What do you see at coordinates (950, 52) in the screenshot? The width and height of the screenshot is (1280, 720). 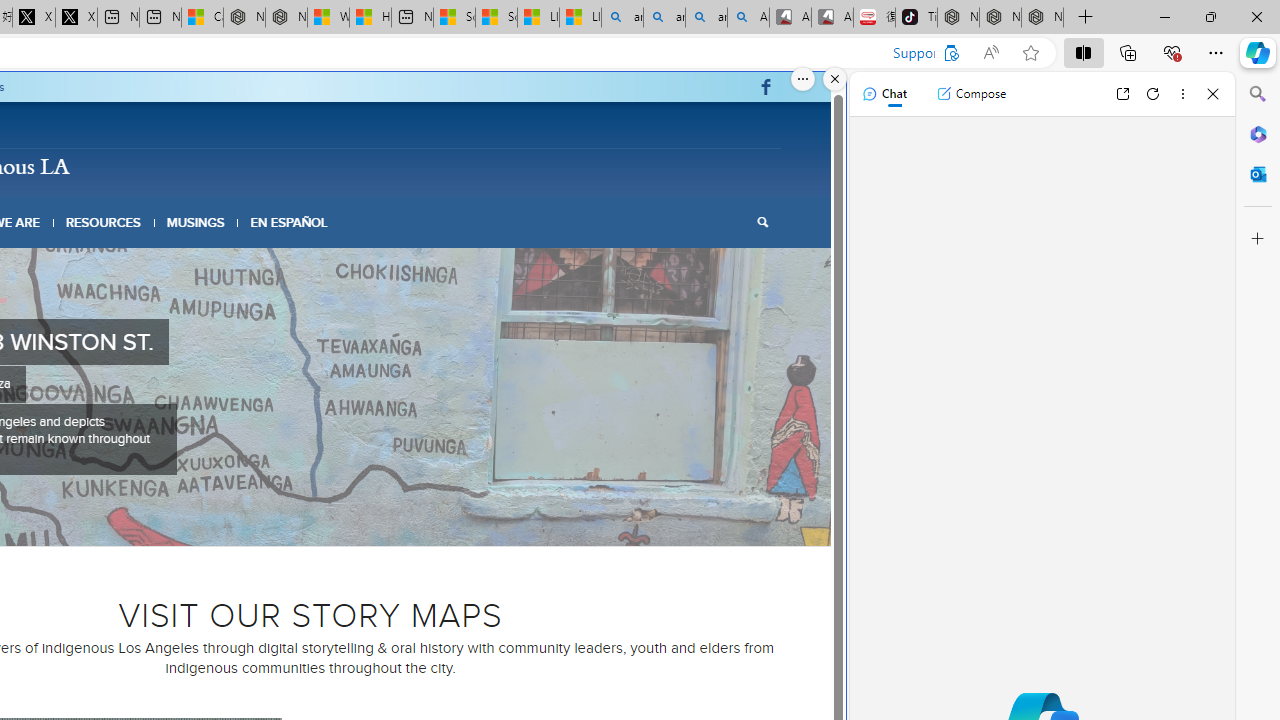 I see `'Support THE UCLA FOUNDATION?'` at bounding box center [950, 52].